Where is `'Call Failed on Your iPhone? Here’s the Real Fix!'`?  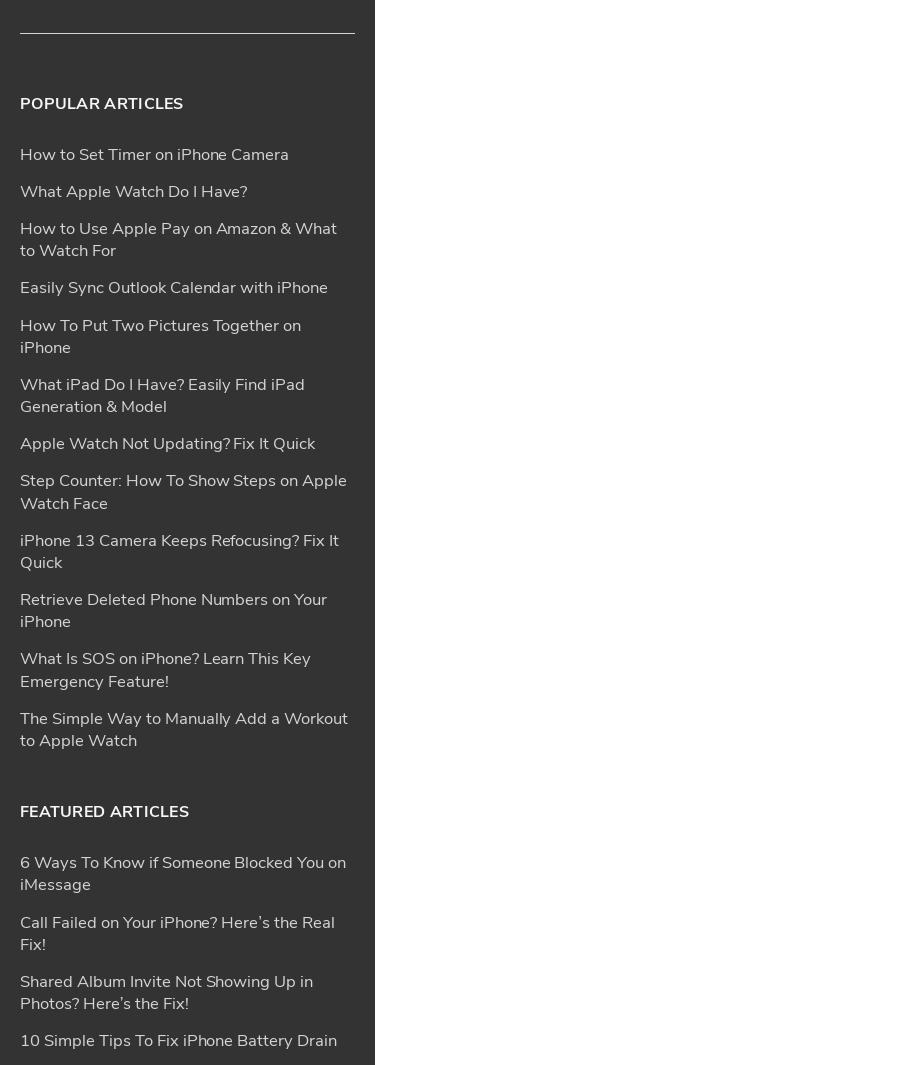 'Call Failed on Your iPhone? Here’s the Real Fix!' is located at coordinates (177, 344).